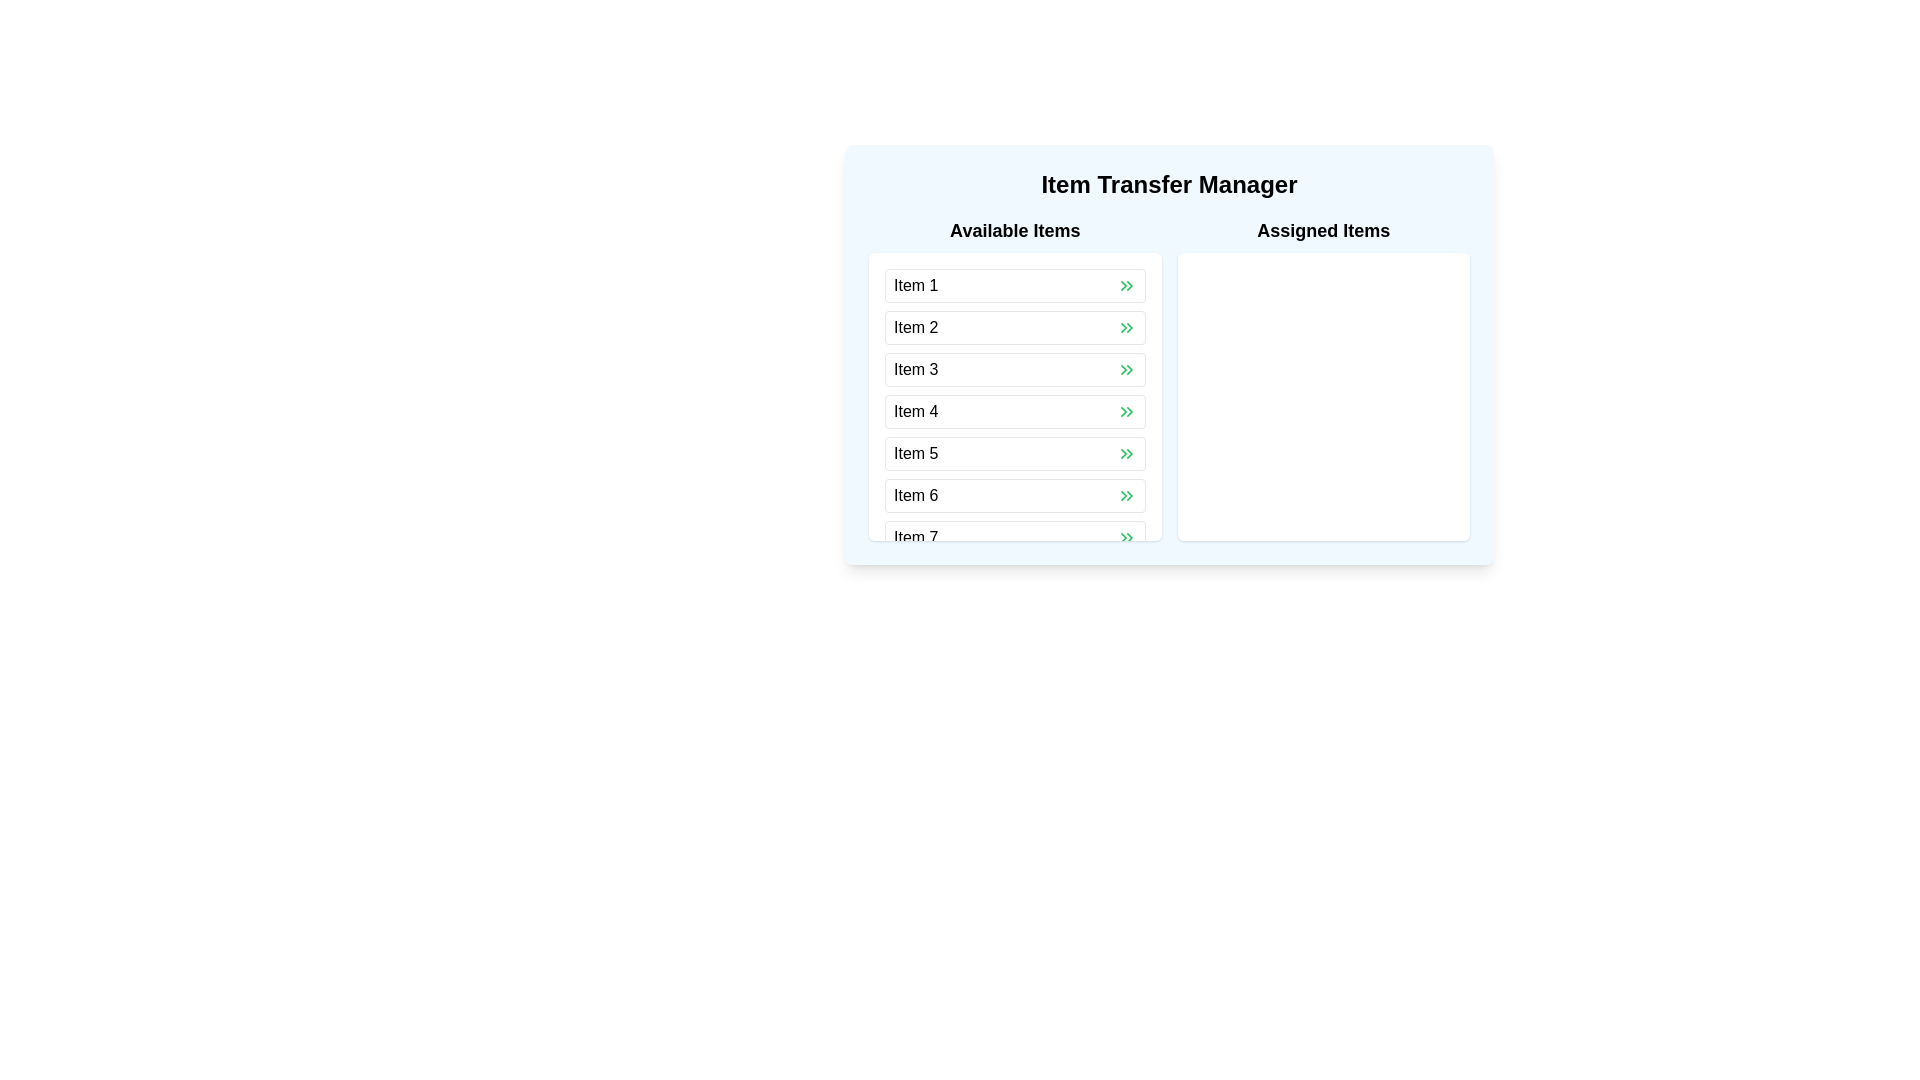 This screenshot has height=1080, width=1920. I want to click on the fourth item in the 'Available Items' list within the 'Item Transfer Manager', so click(1015, 411).